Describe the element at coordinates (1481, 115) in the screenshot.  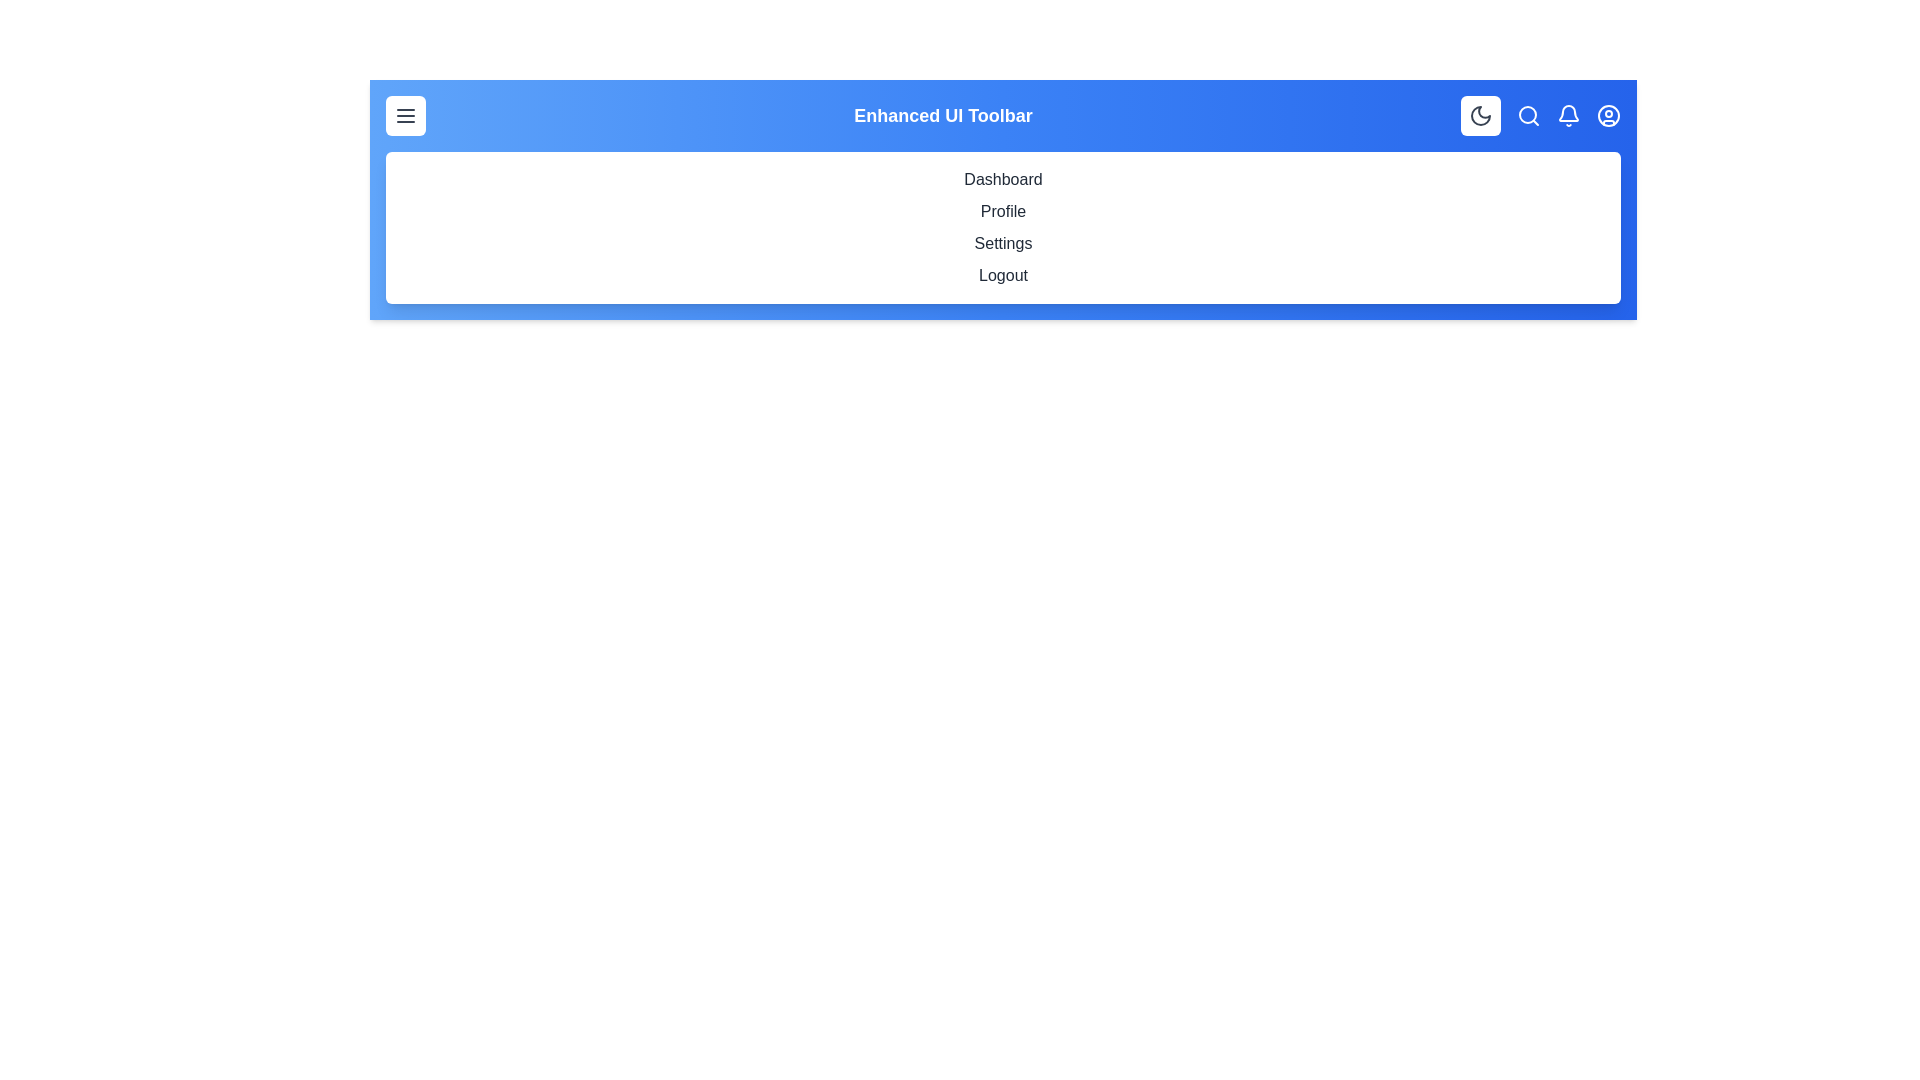
I see `button with the Moon/Sun icon to toggle the theme` at that location.